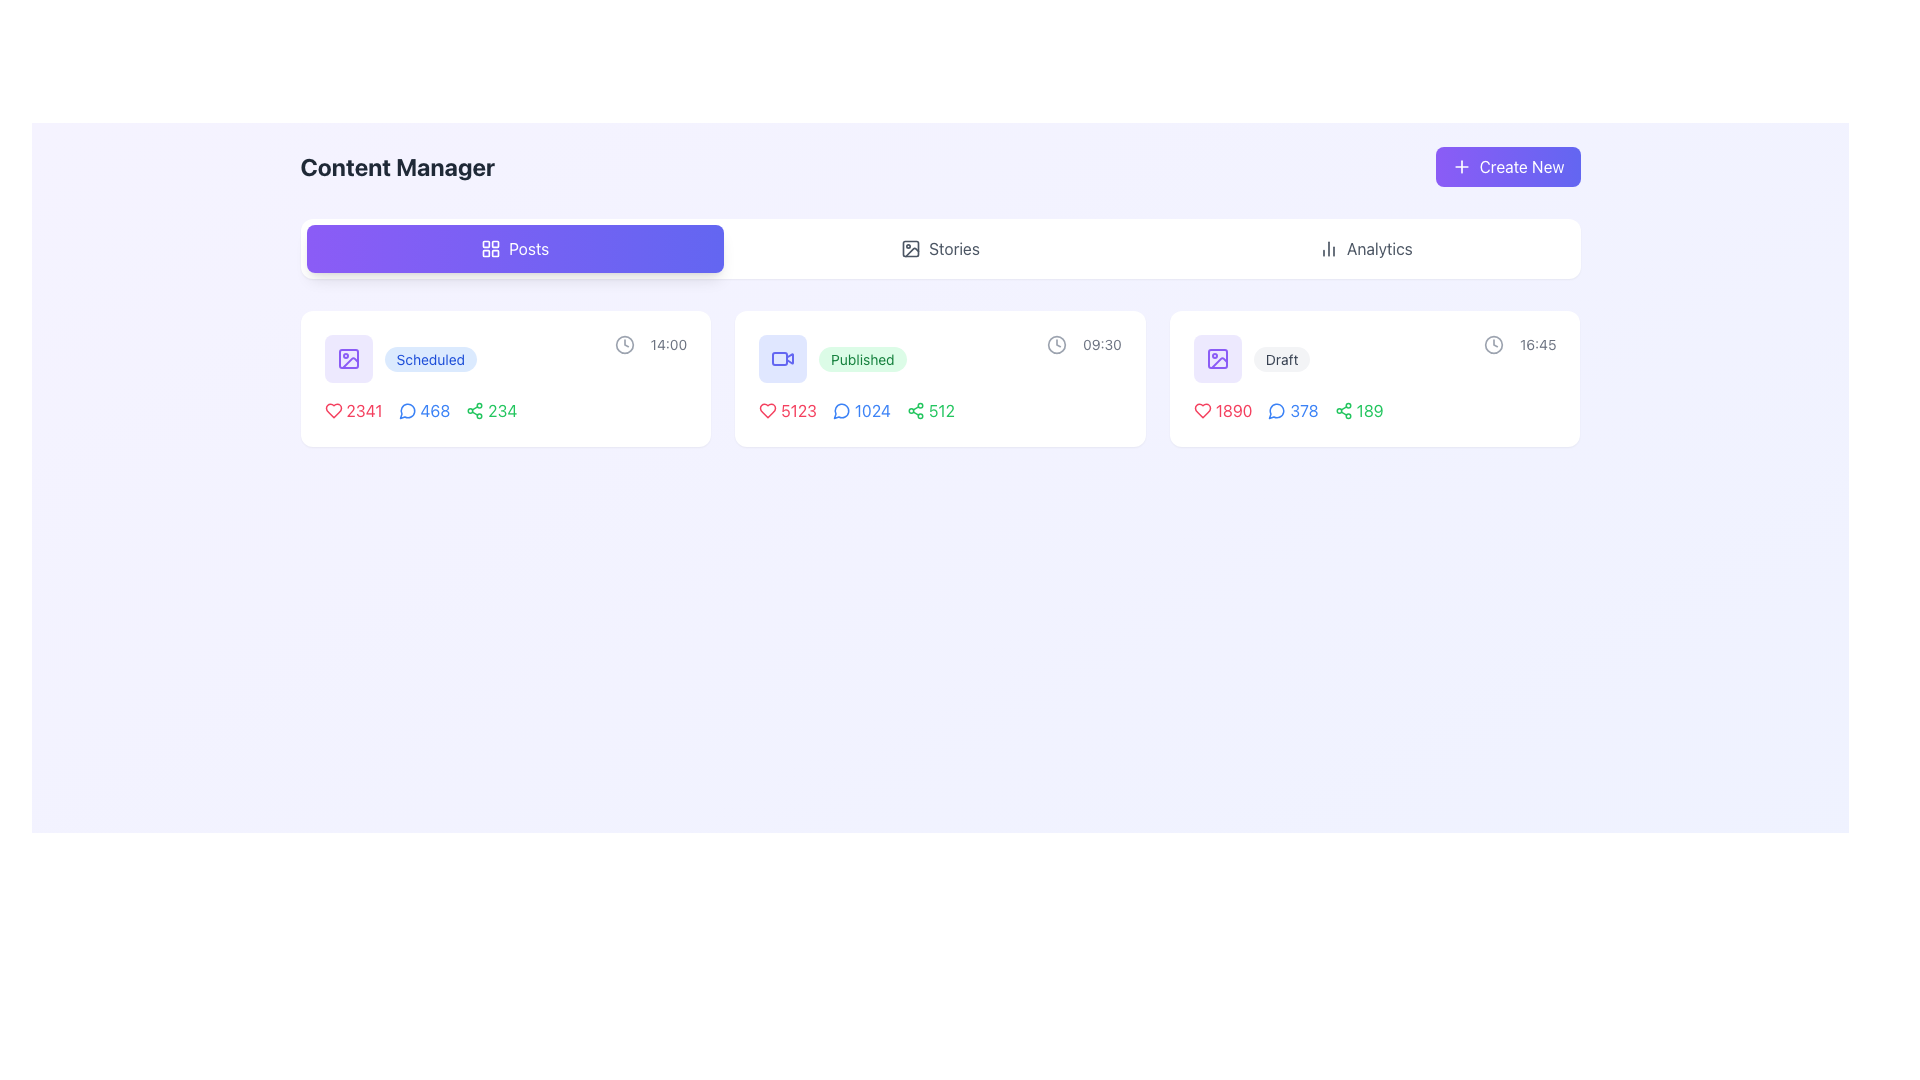 The image size is (1920, 1080). What do you see at coordinates (434, 410) in the screenshot?
I see `the Text label representing the count of comments or interactions, located within the content card layout` at bounding box center [434, 410].